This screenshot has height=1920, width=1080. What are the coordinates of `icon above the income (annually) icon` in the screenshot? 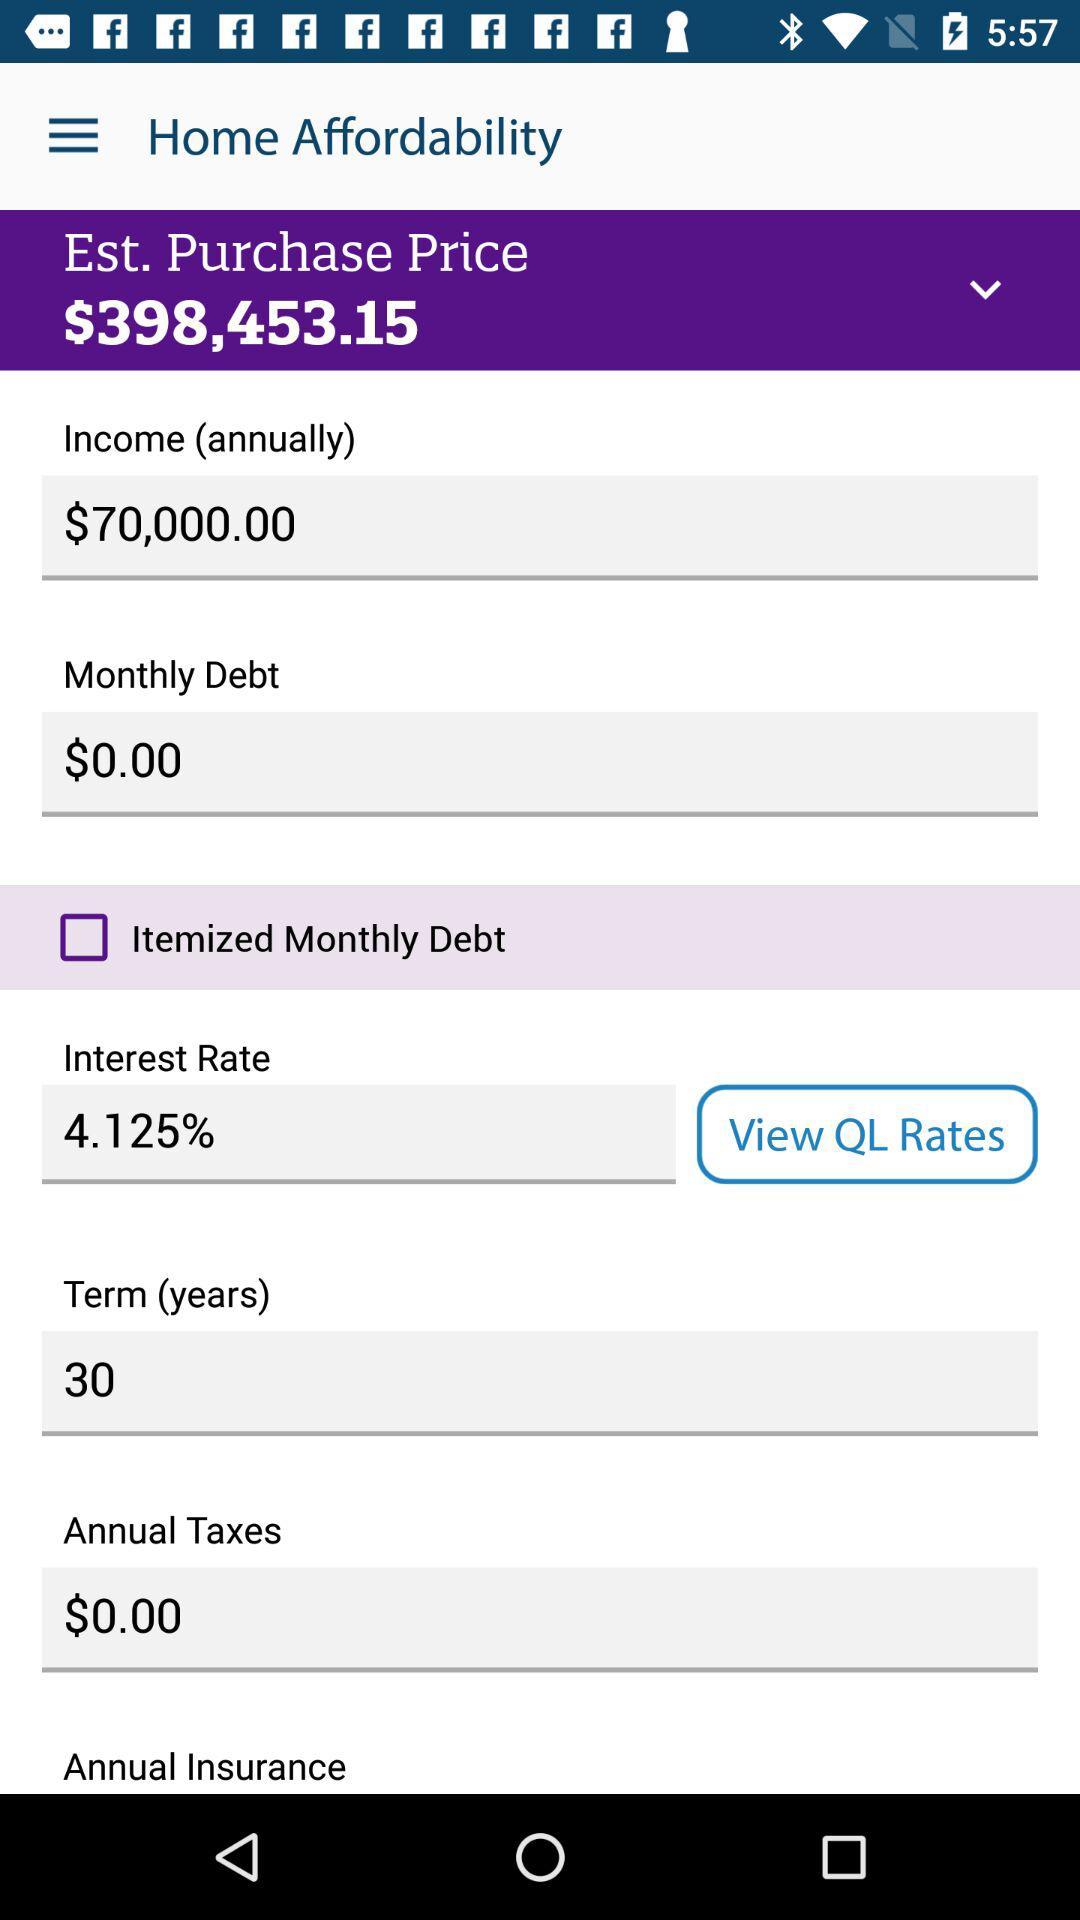 It's located at (984, 289).